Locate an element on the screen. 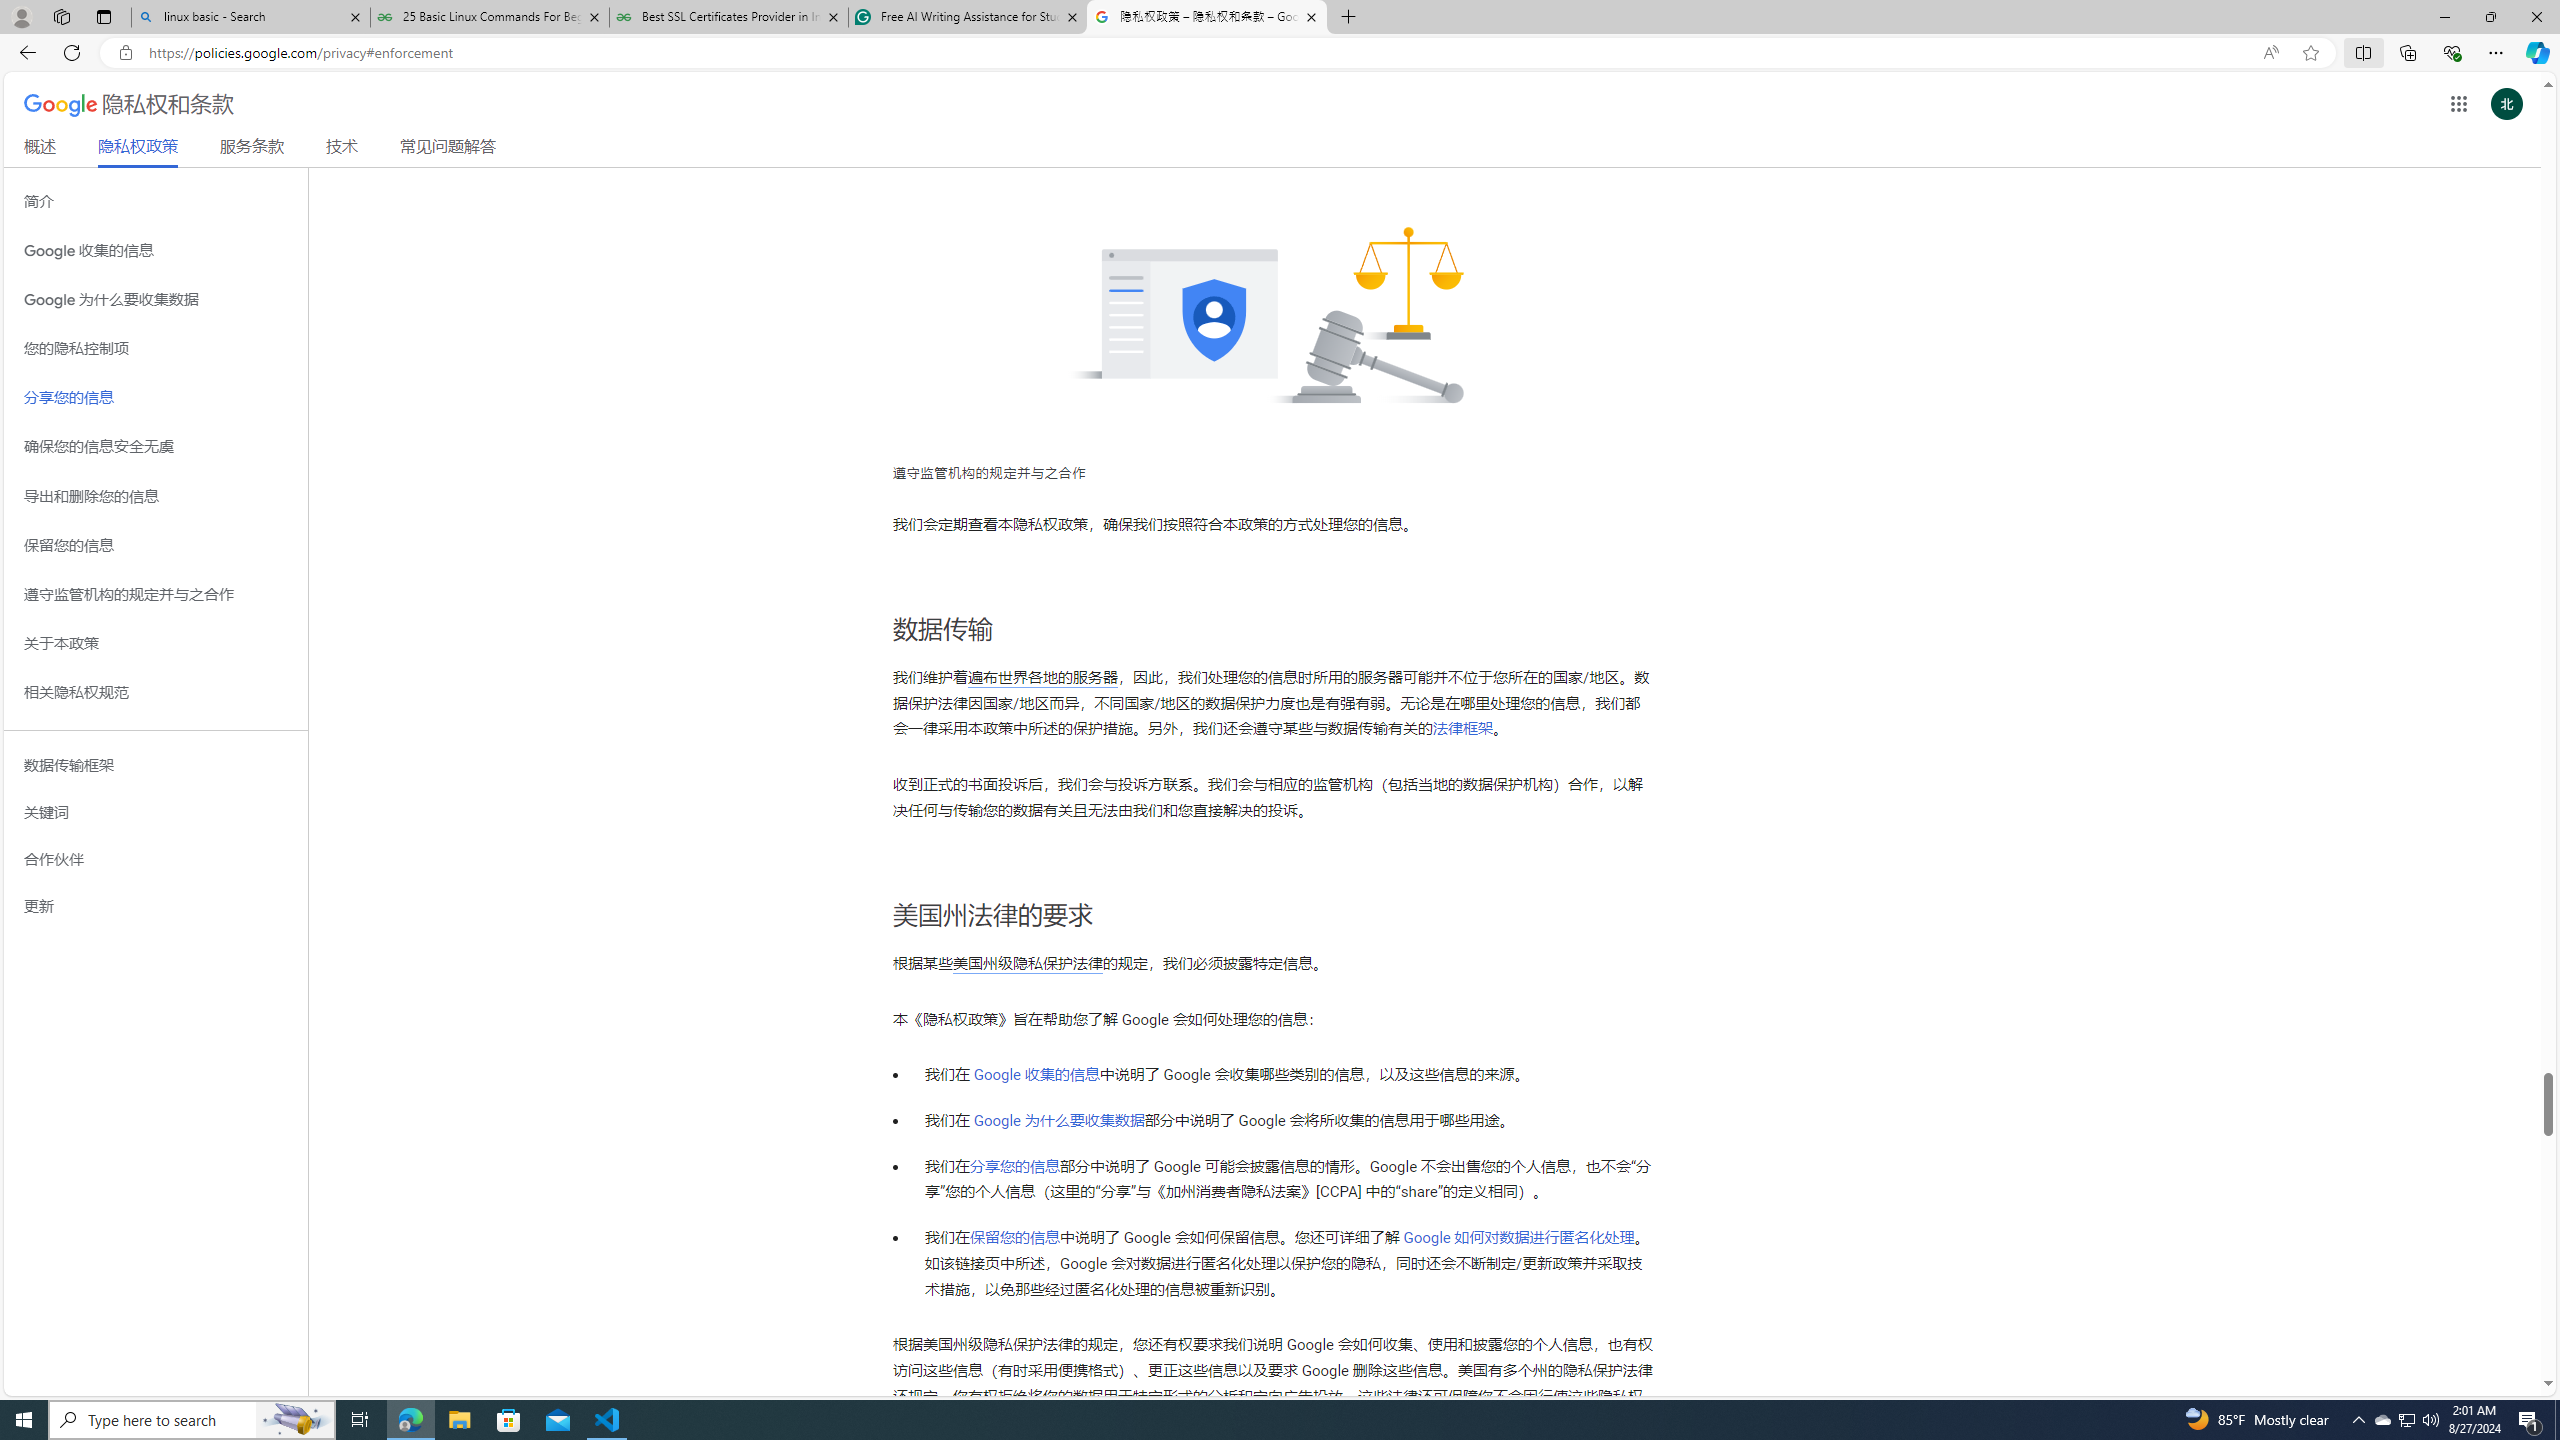 The image size is (2560, 1440). 'Best SSL Certificates Provider in India - GeeksforGeeks' is located at coordinates (729, 16).